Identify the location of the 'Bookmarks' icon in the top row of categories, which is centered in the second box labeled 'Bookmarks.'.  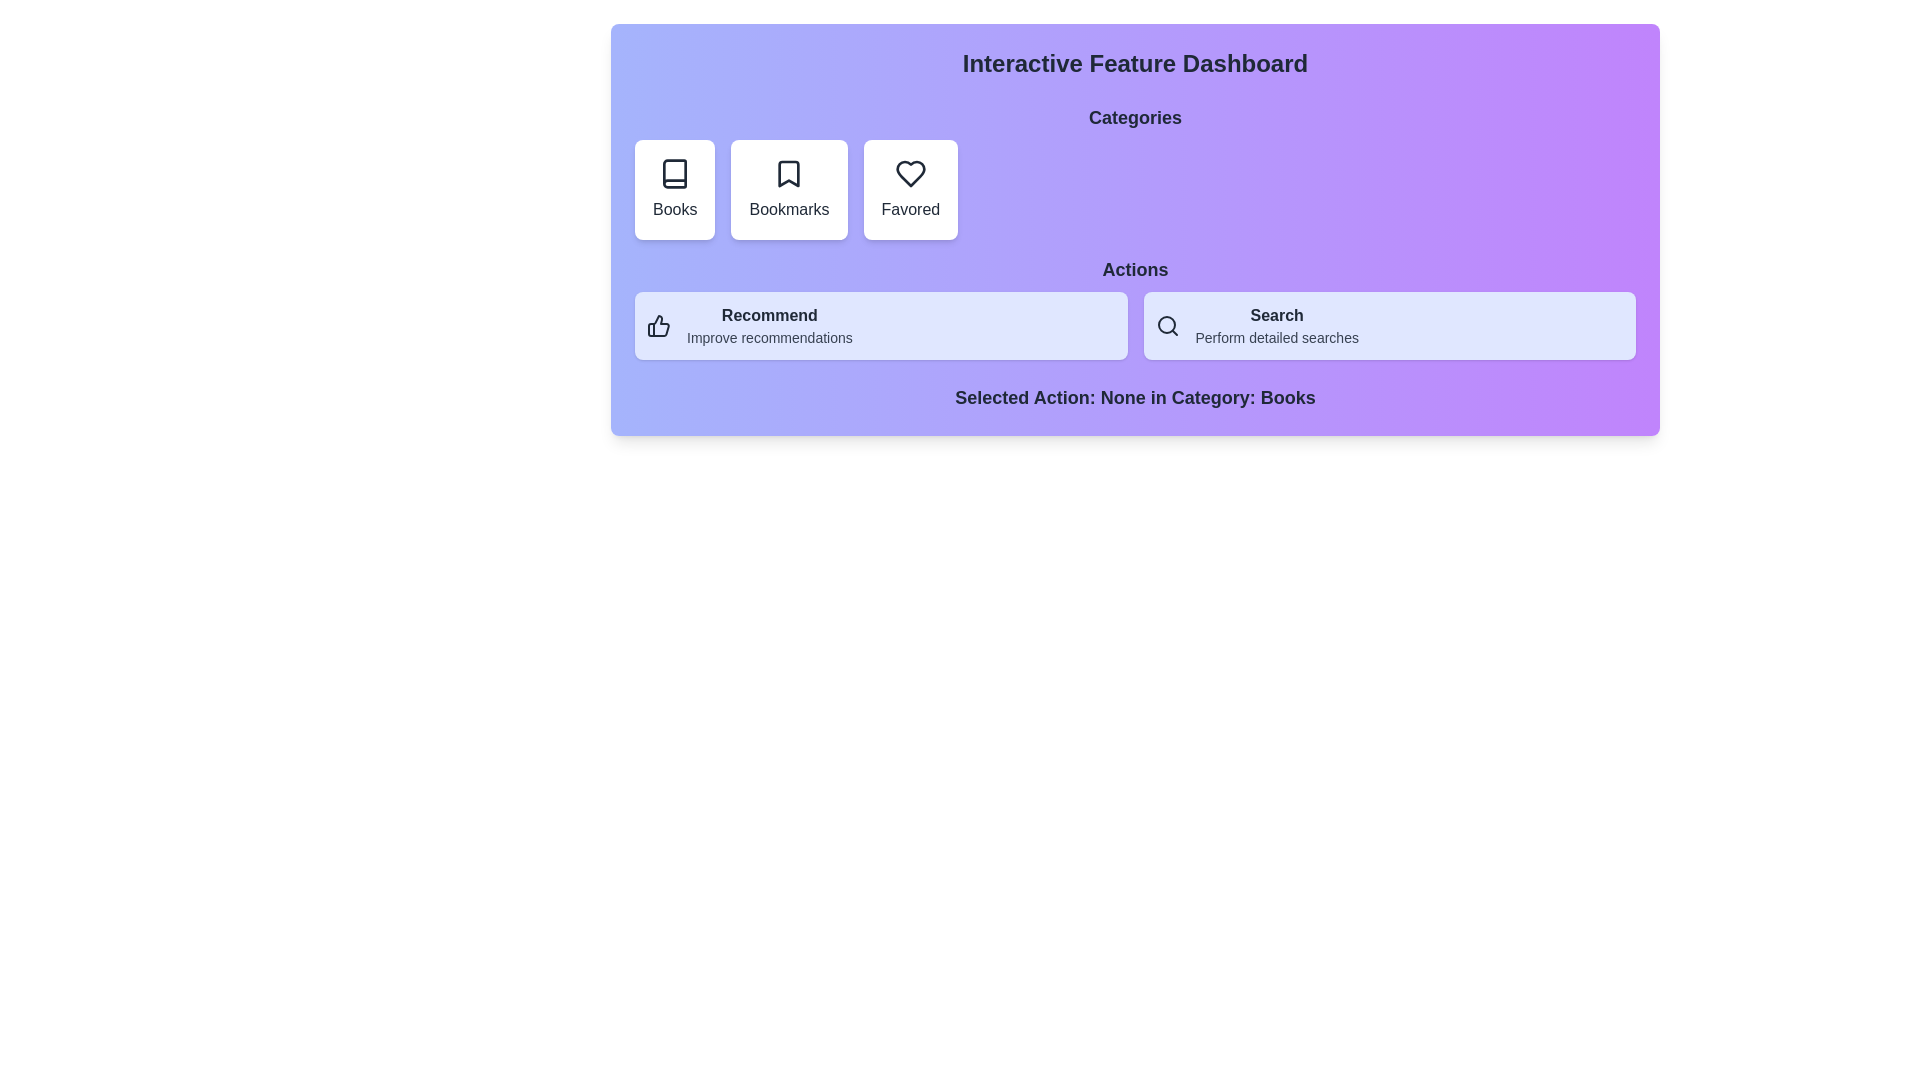
(788, 172).